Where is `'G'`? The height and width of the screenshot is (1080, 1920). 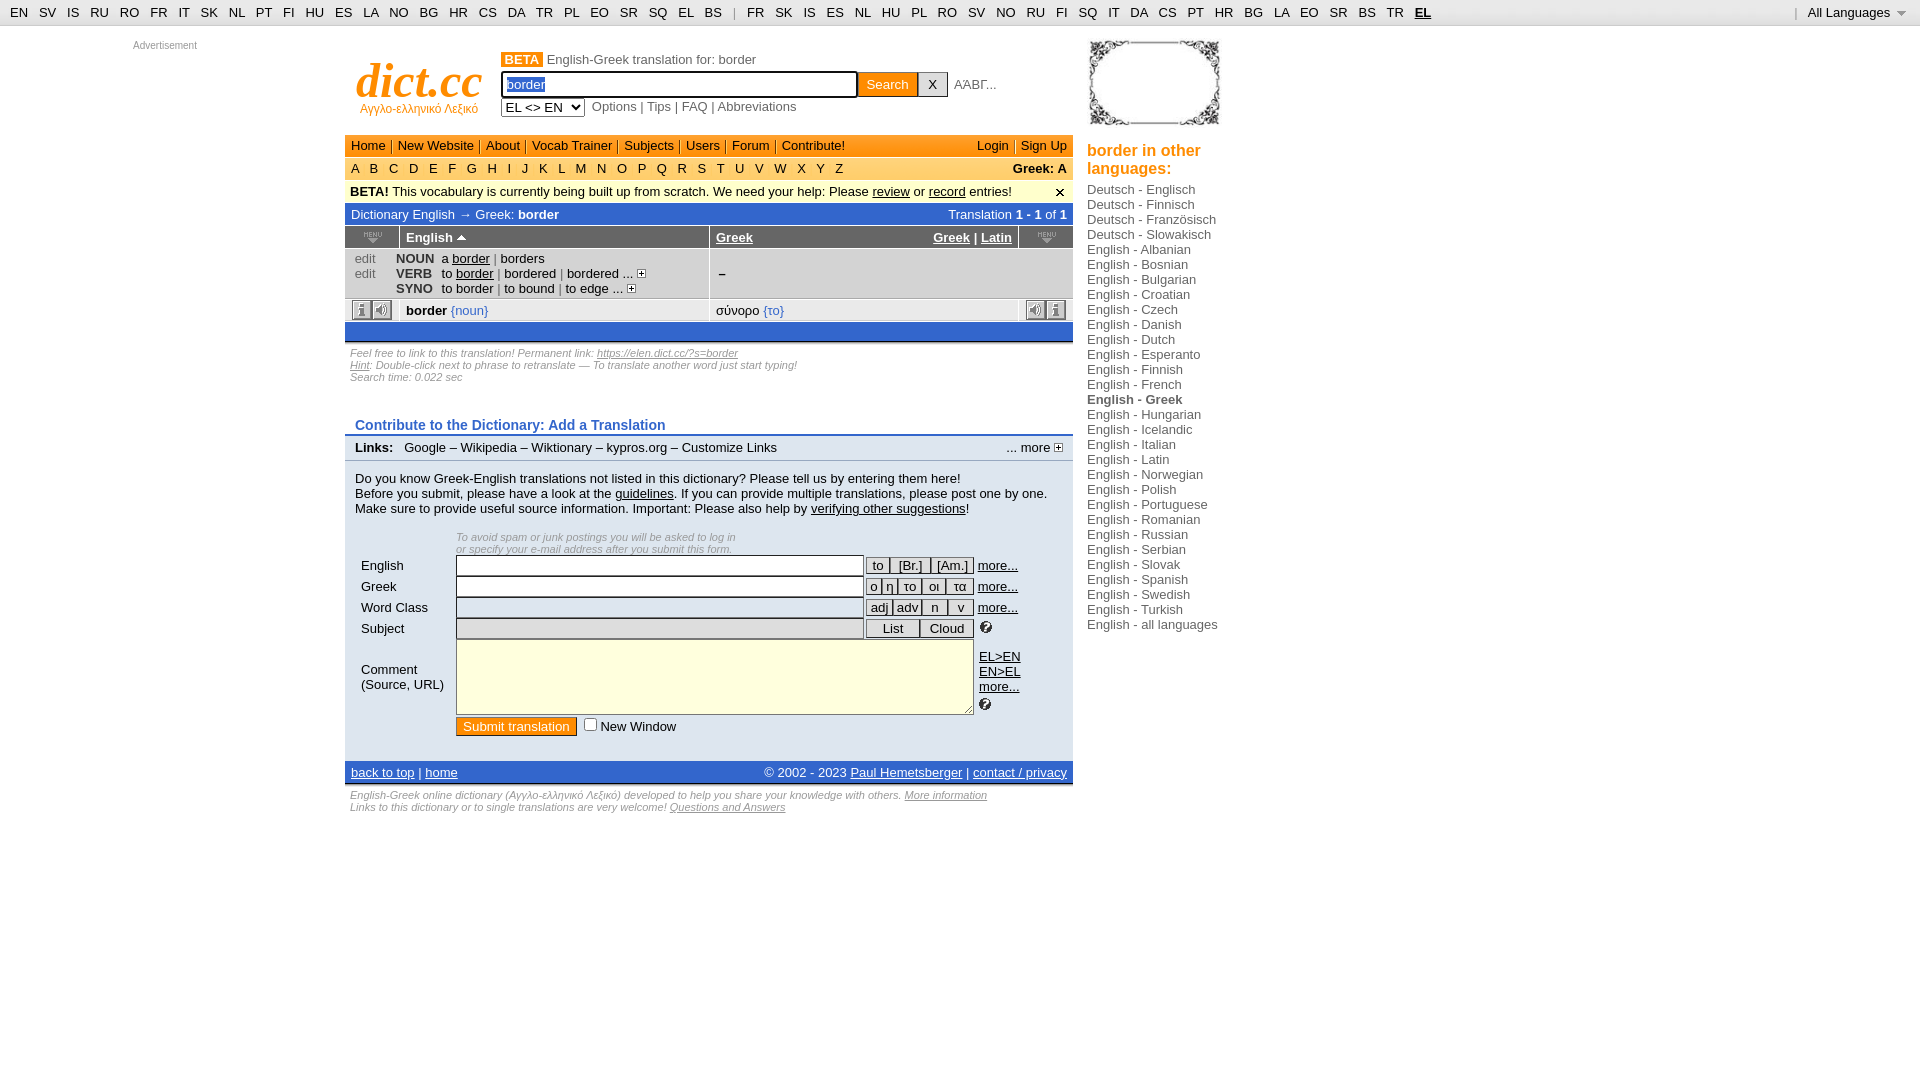 'G' is located at coordinates (461, 167).